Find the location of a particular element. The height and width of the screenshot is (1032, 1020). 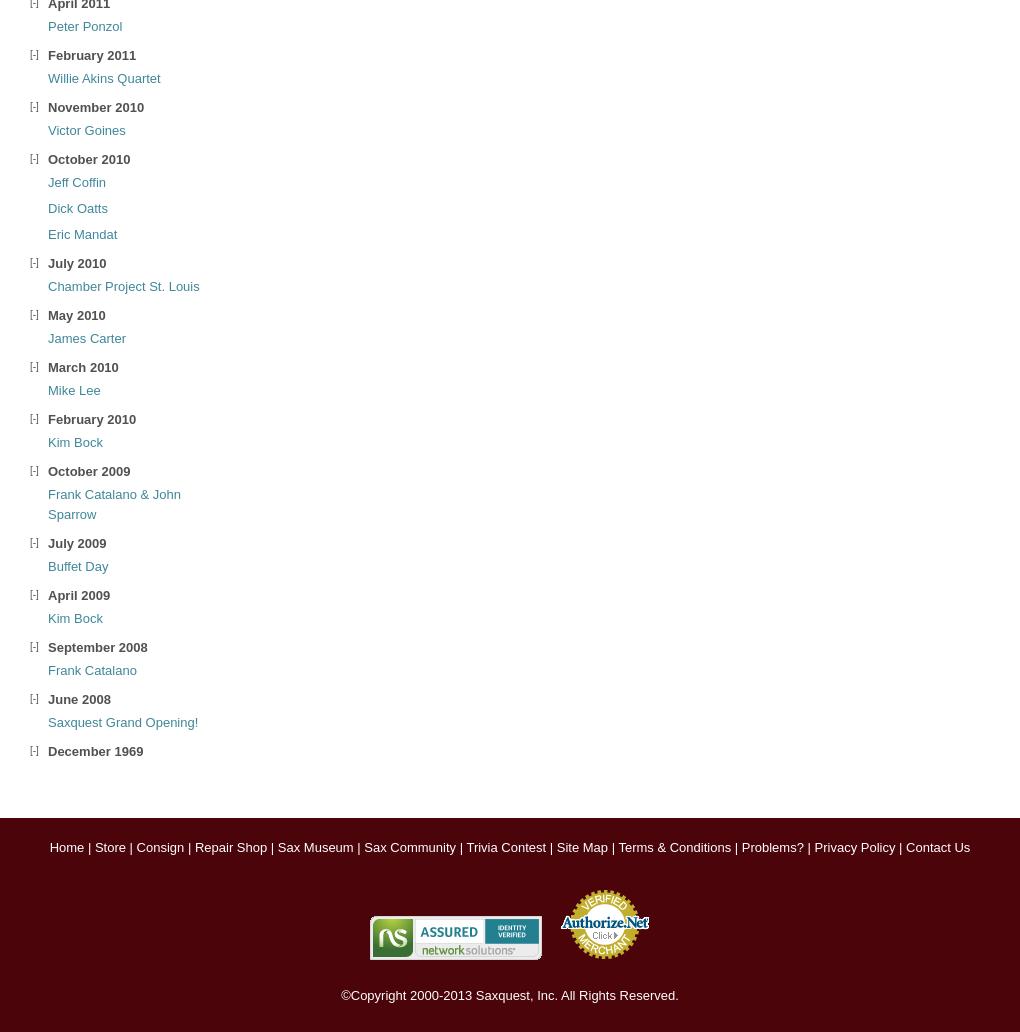

'Terms & Conditions' is located at coordinates (674, 846).